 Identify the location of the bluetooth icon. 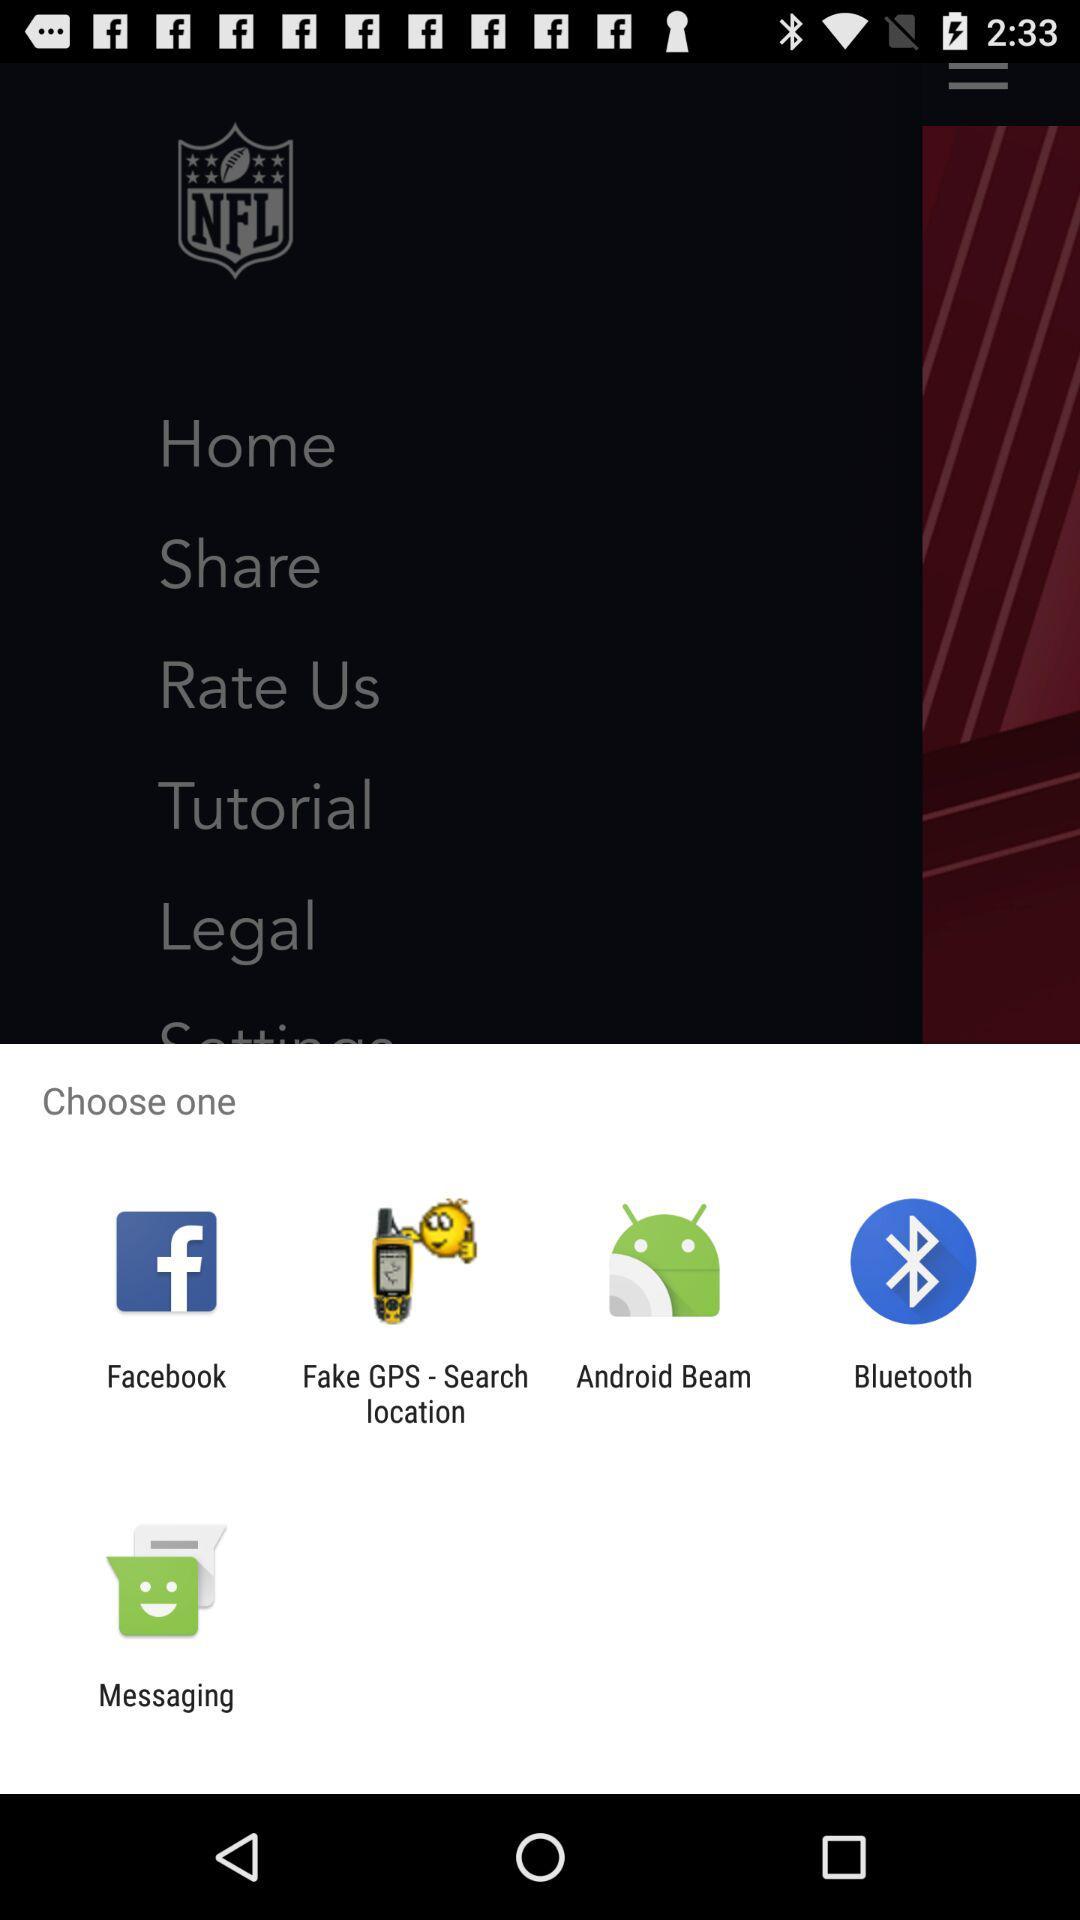
(913, 1392).